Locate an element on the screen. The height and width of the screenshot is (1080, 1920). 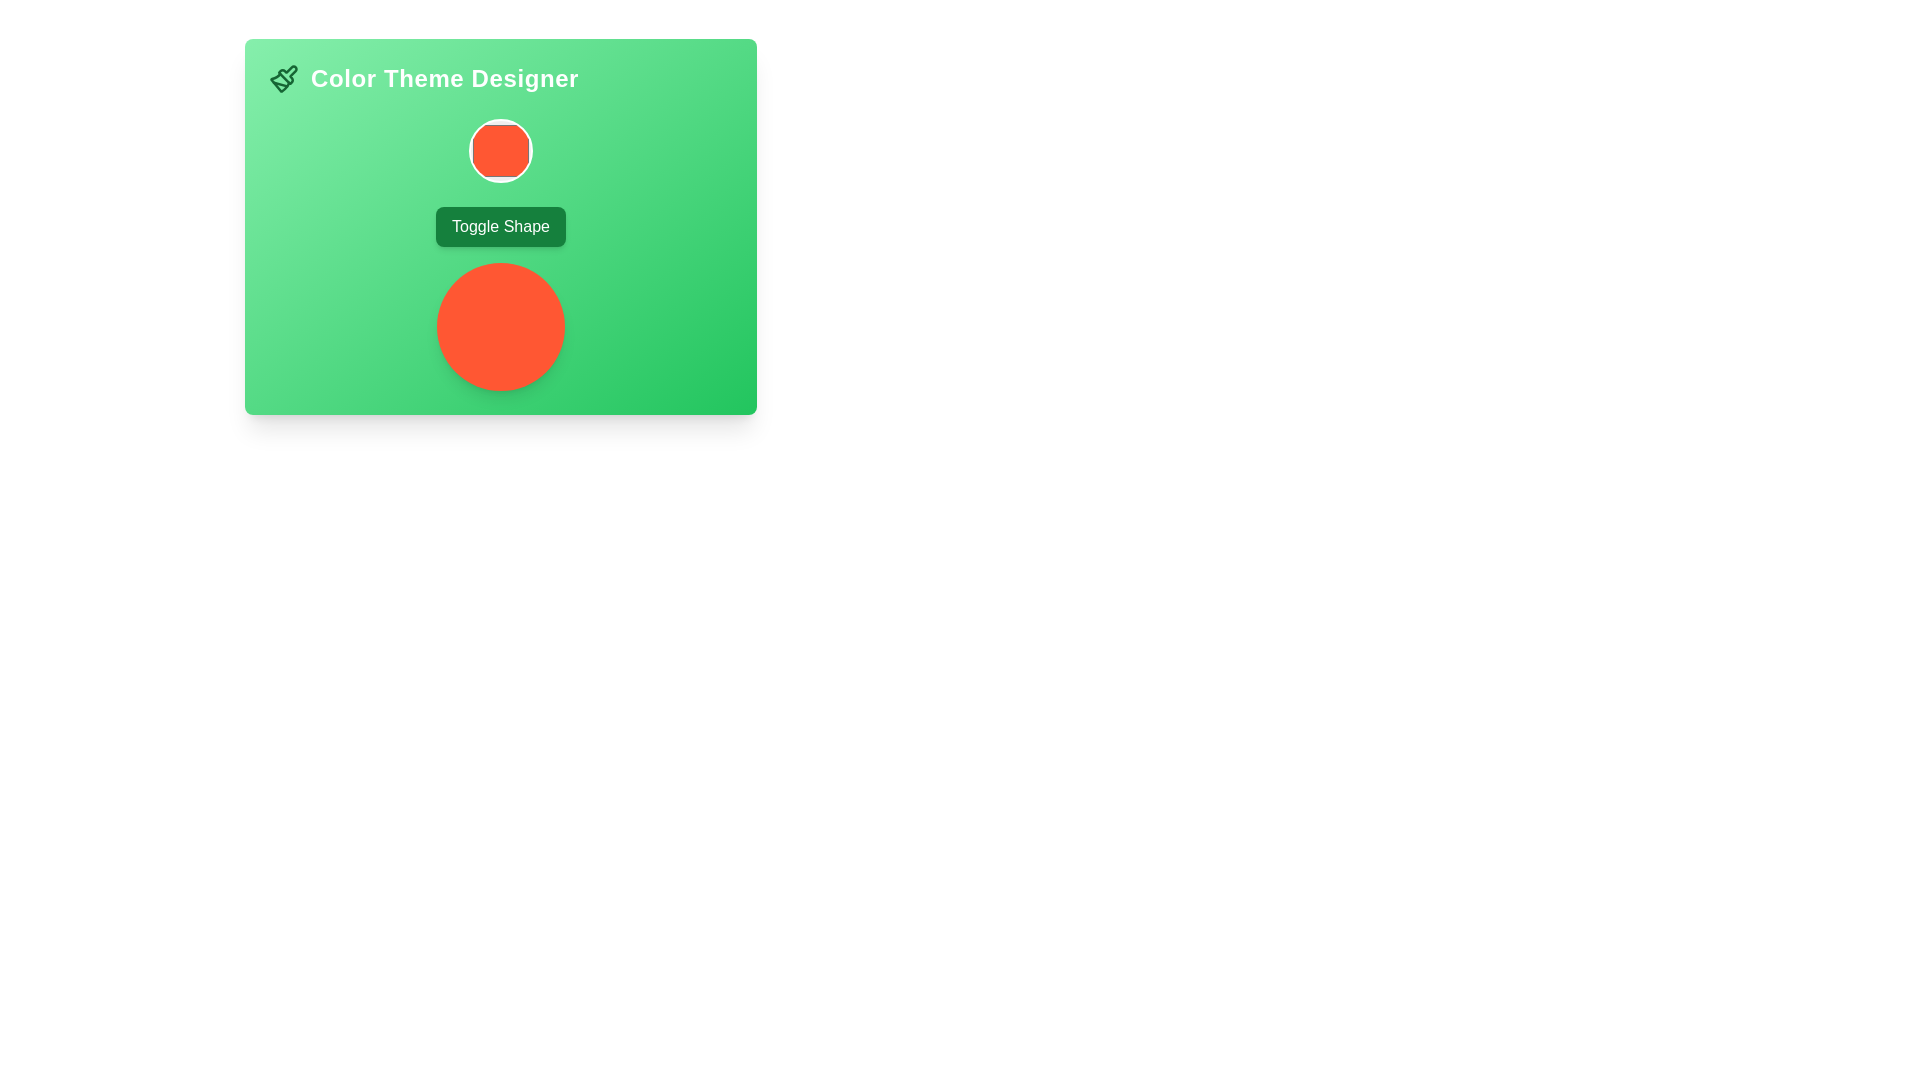
the green button labeled 'Toggle Shape' to bring it into context is located at coordinates (500, 226).